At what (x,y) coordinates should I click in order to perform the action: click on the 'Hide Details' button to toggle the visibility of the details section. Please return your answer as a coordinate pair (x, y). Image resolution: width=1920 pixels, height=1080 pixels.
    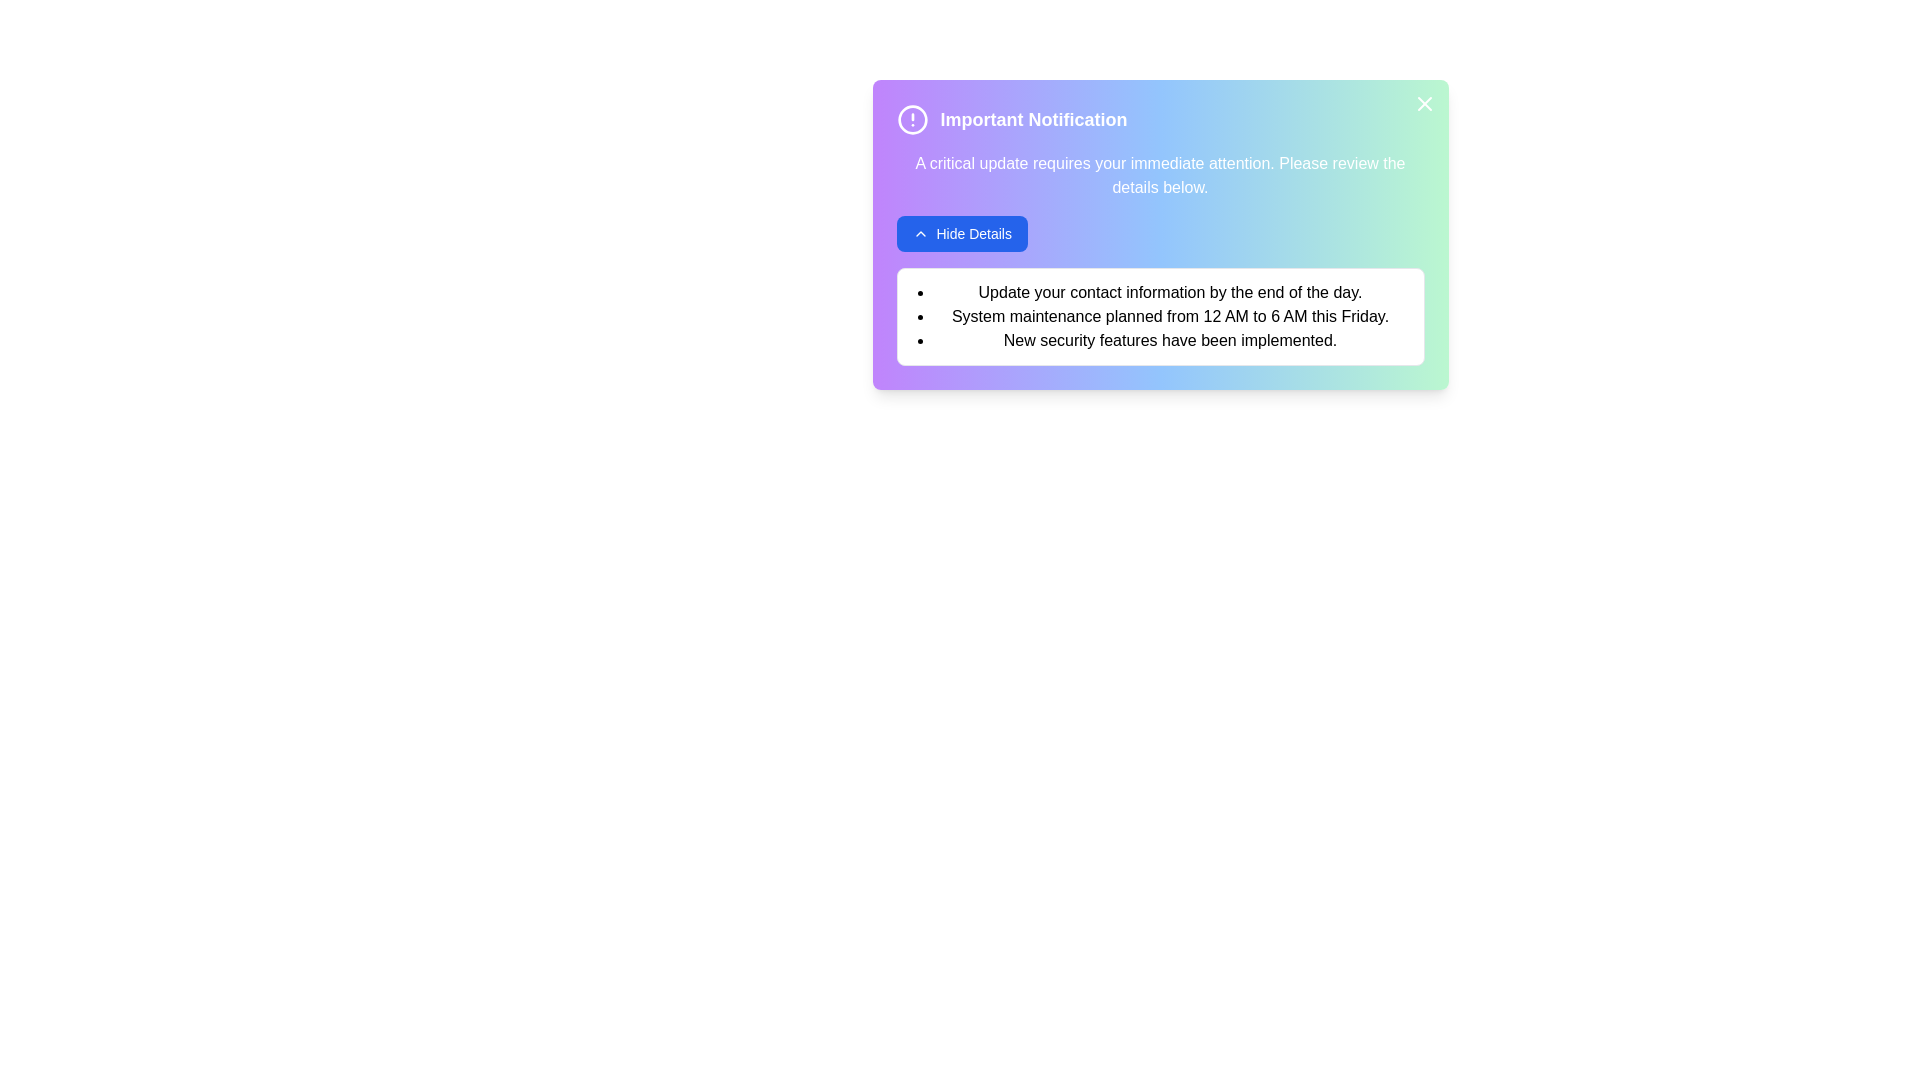
    Looking at the image, I should click on (961, 233).